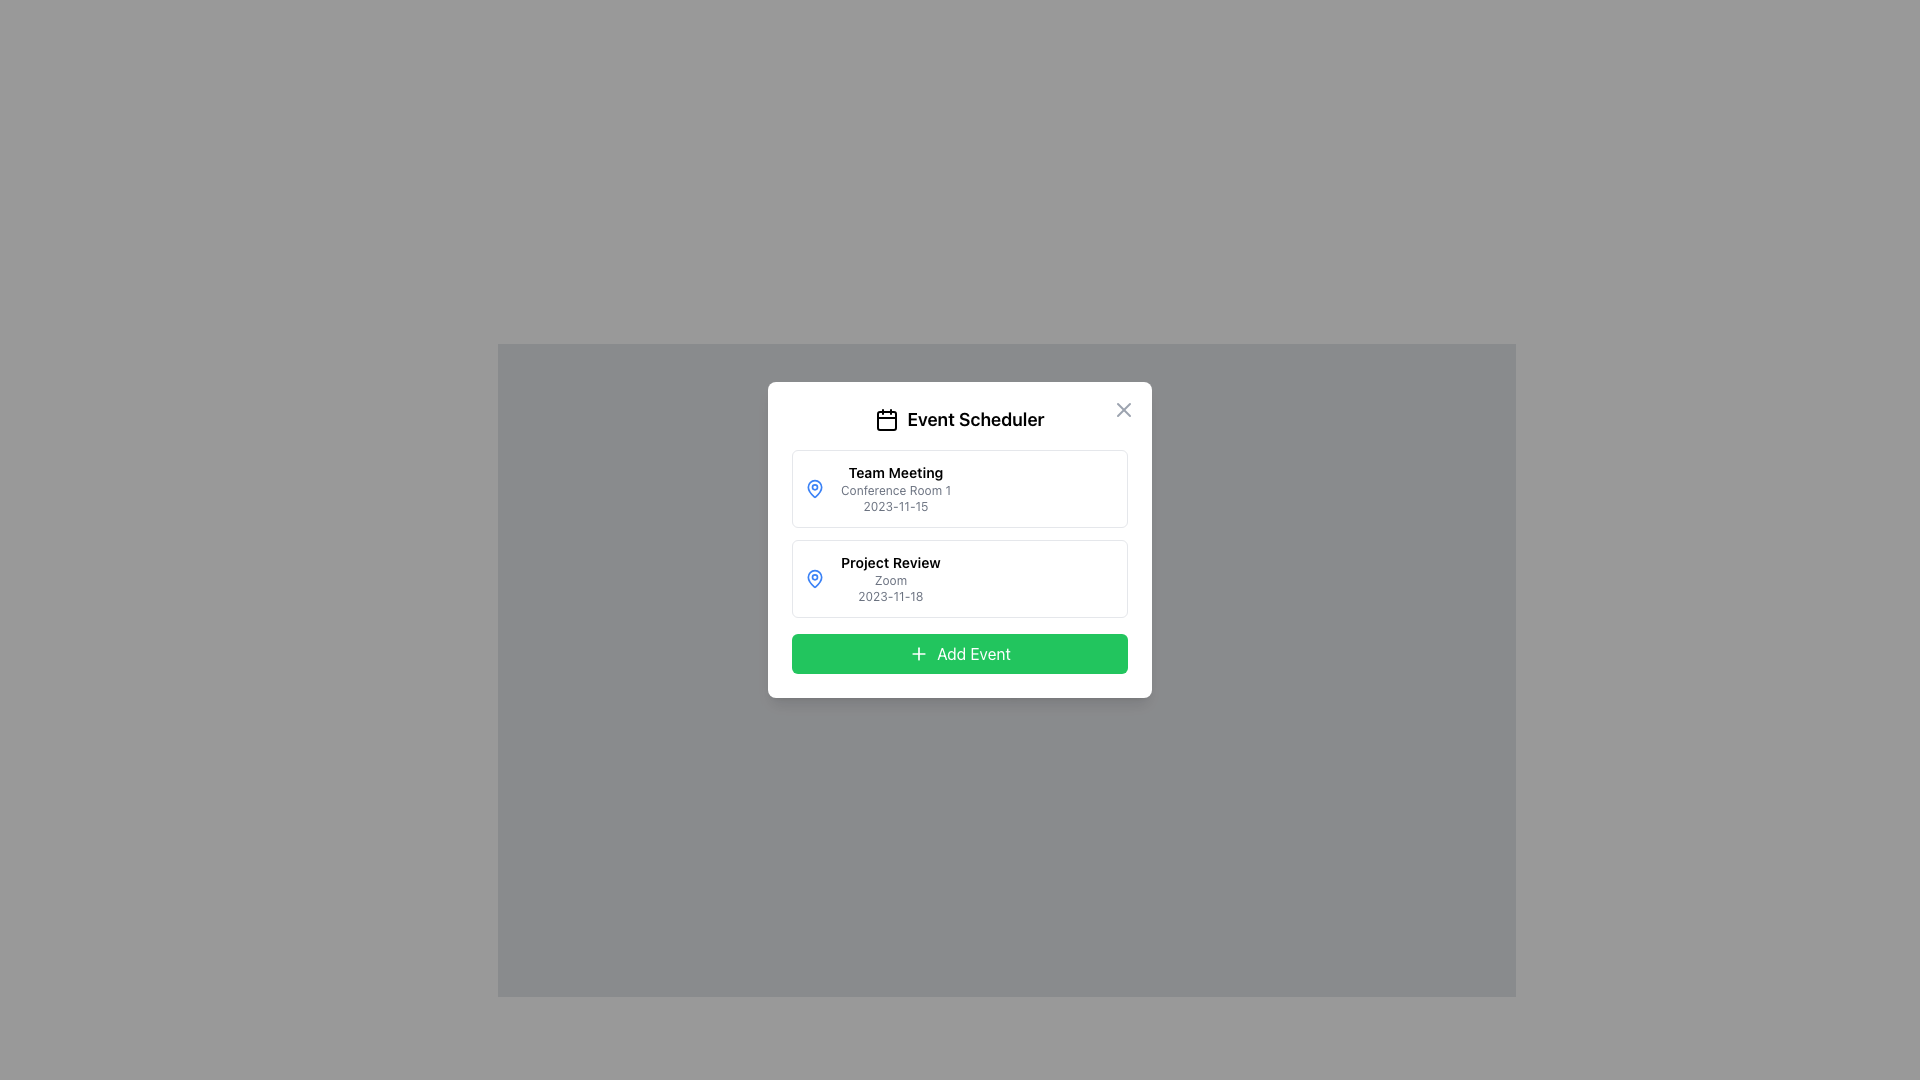 The image size is (1920, 1080). What do you see at coordinates (974, 654) in the screenshot?
I see `the text display within the green button at the bottom of the modal` at bounding box center [974, 654].